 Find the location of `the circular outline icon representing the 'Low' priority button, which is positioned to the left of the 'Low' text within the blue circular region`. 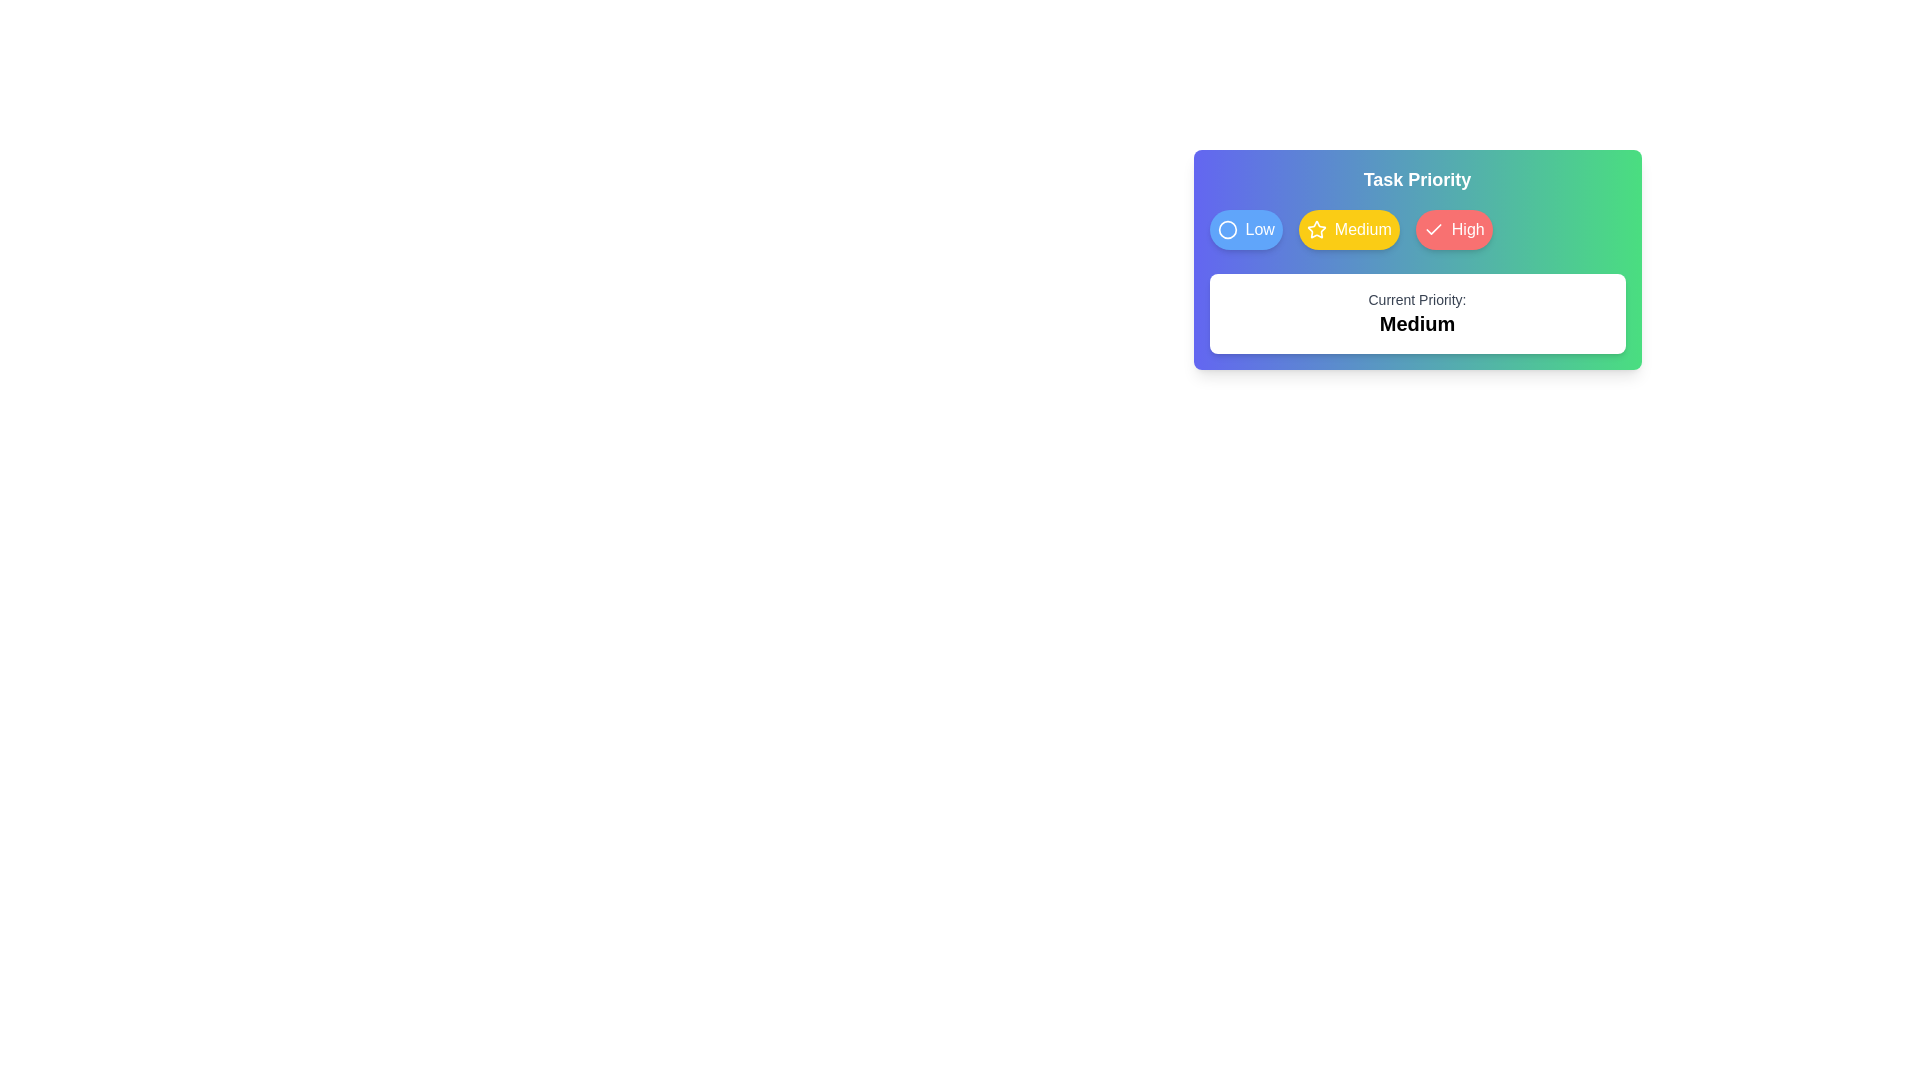

the circular outline icon representing the 'Low' priority button, which is positioned to the left of the 'Low' text within the blue circular region is located at coordinates (1226, 229).